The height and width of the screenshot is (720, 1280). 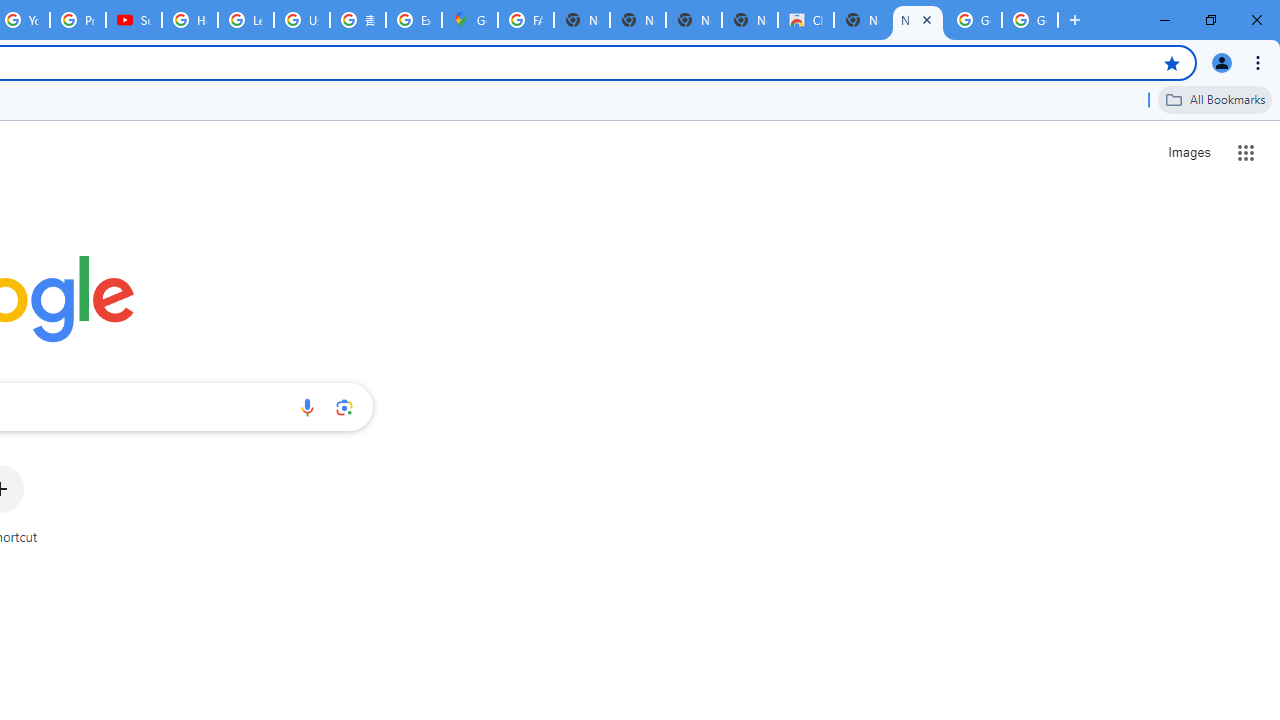 I want to click on 'Explore new street-level details - Google Maps Help', so click(x=413, y=20).